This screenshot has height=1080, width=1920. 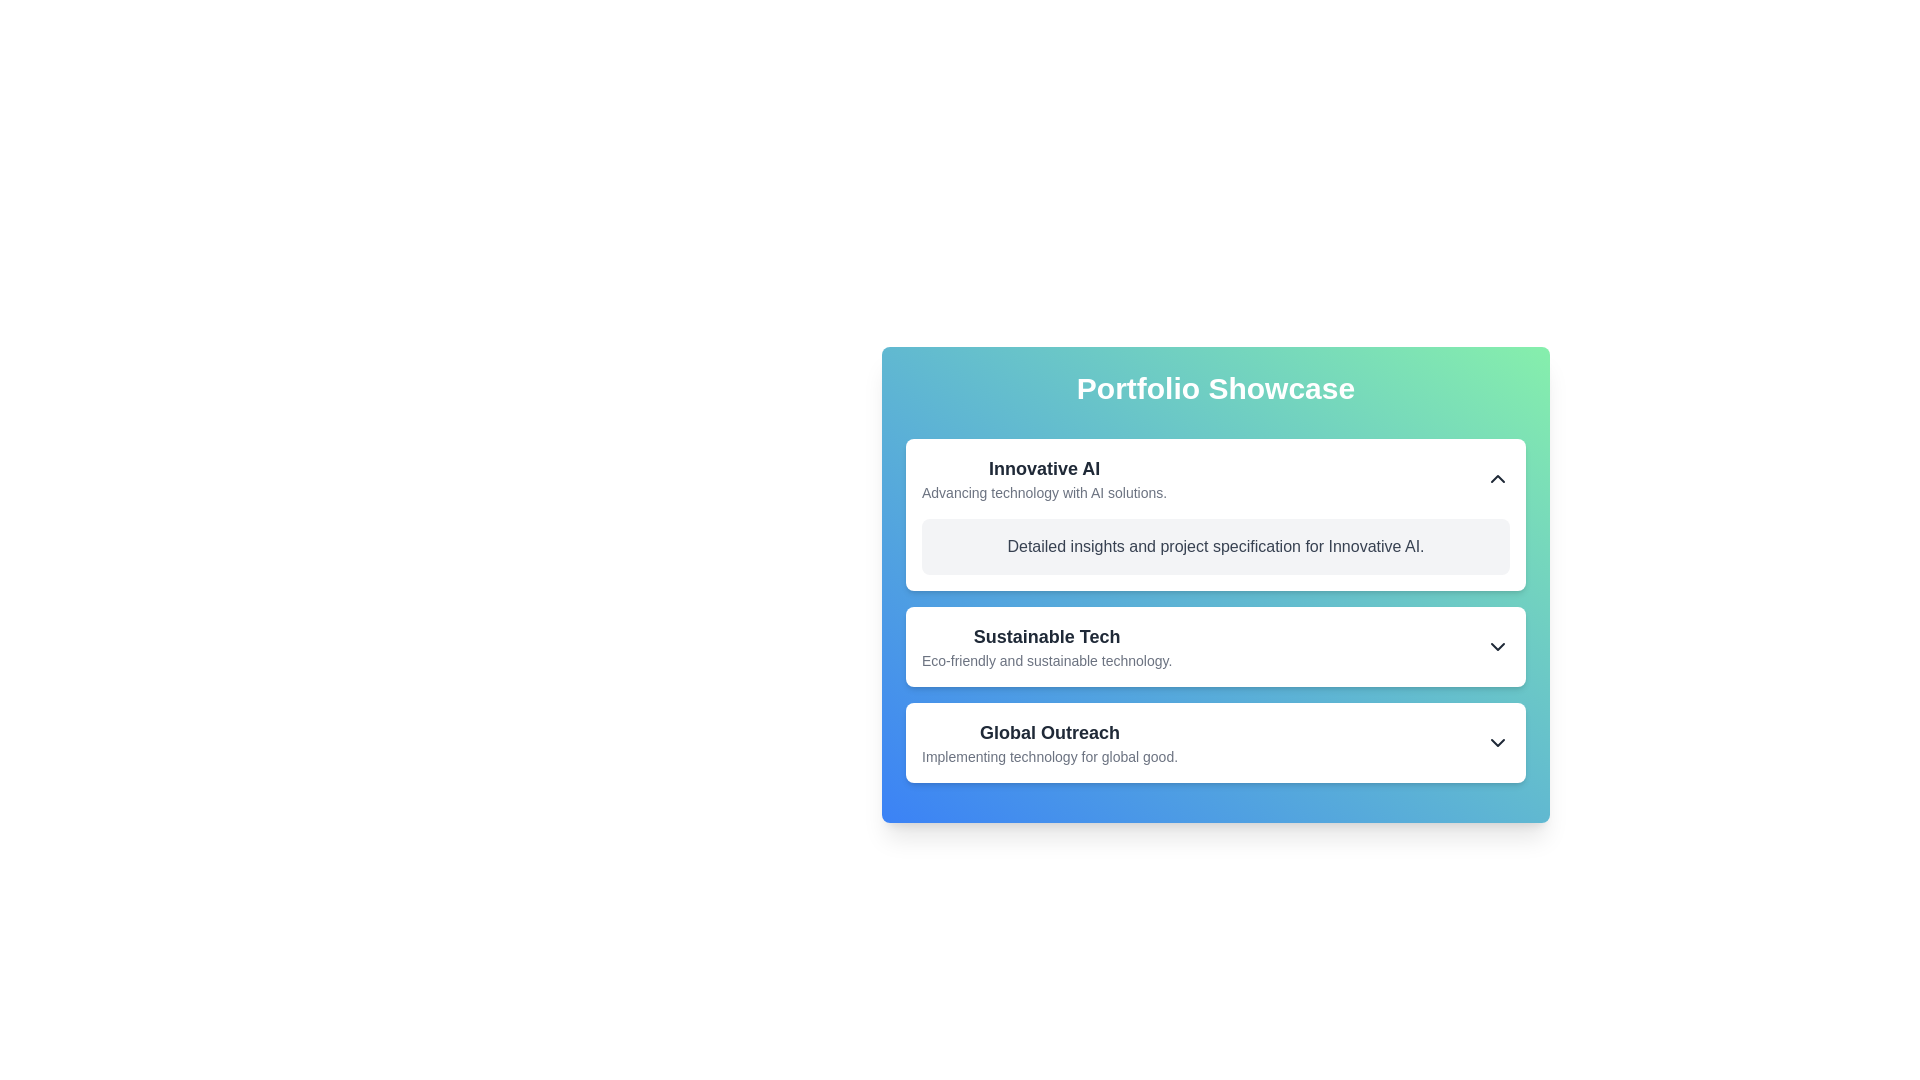 What do you see at coordinates (1043, 478) in the screenshot?
I see `the content of the Text block that serves as a header and summary for the section related to 'Innovative AI', positioned under 'Portfolio Showcase'` at bounding box center [1043, 478].